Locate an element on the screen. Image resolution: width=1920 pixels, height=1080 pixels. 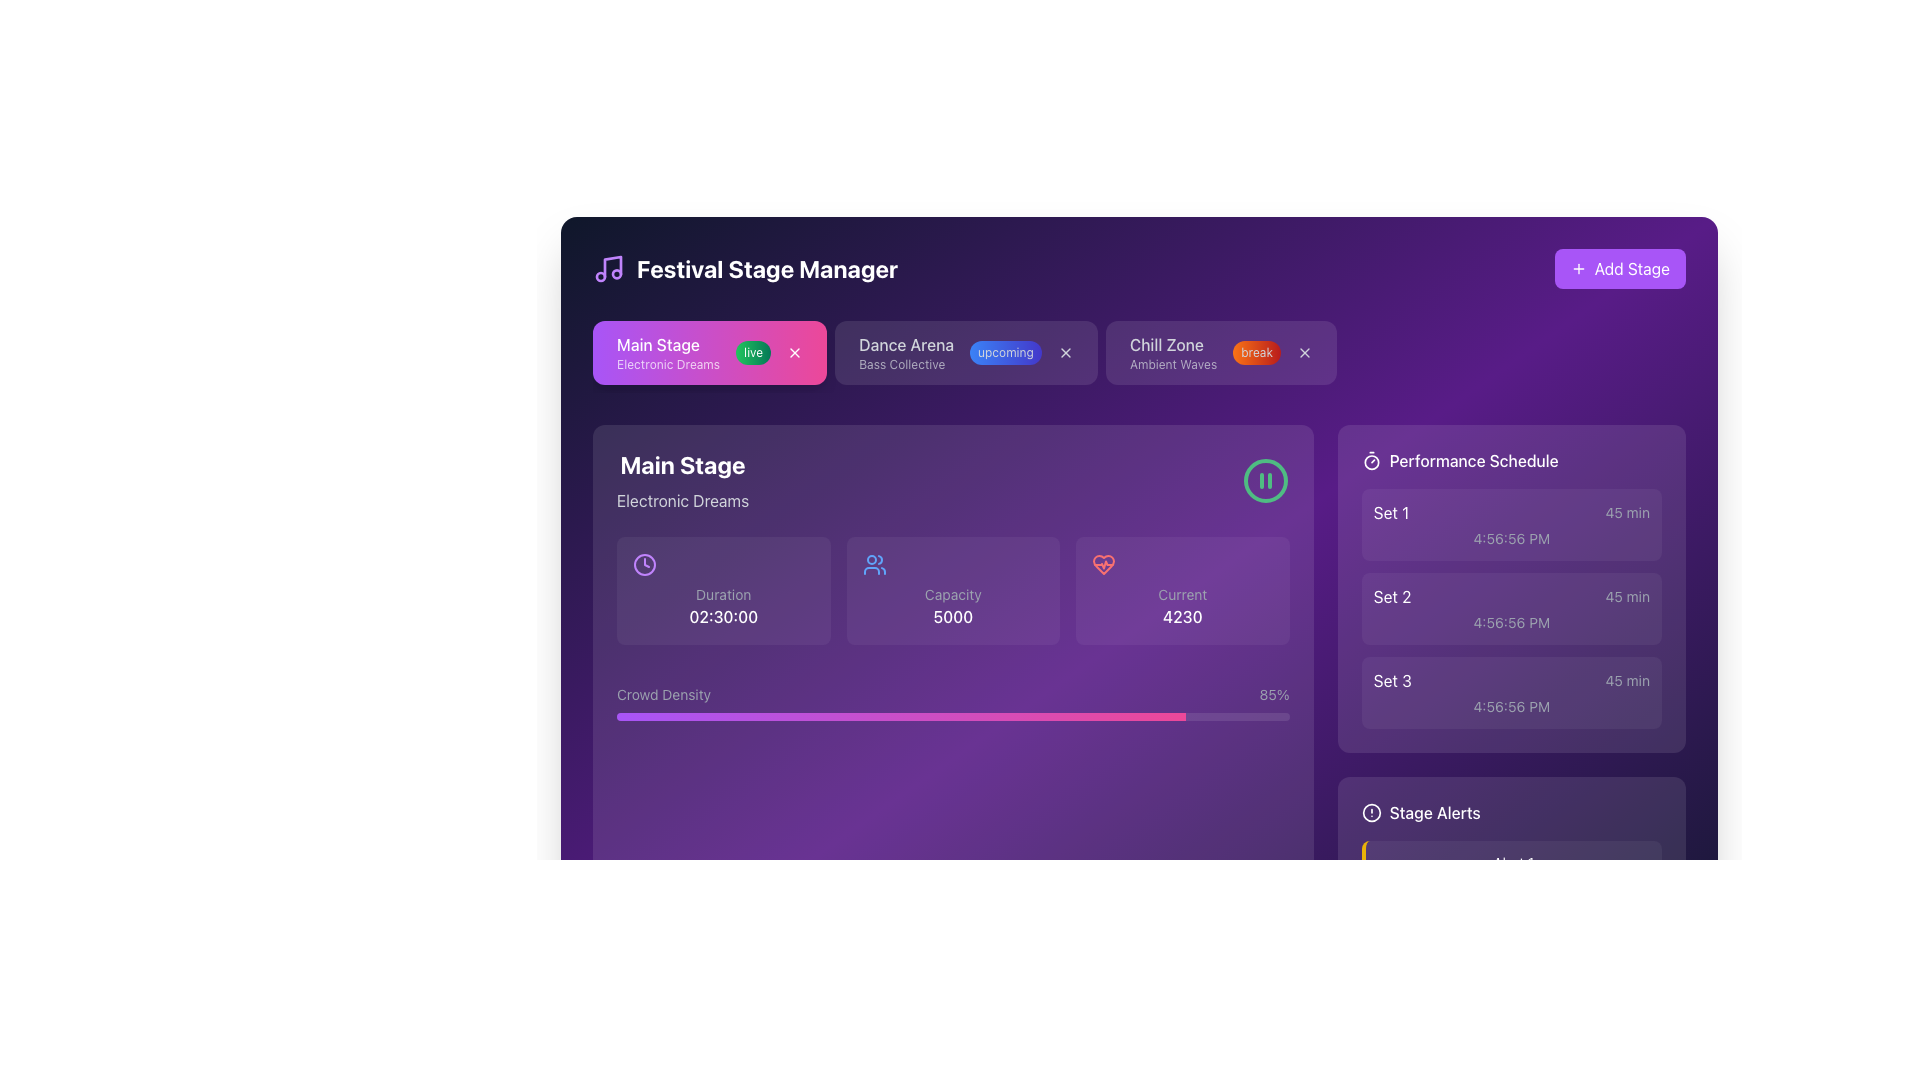
the text element displaying the scheduled performance time located at the bottom of the first schedule box in the 'Performance Schedule' section, beneath the text '45 min' is located at coordinates (1511, 538).